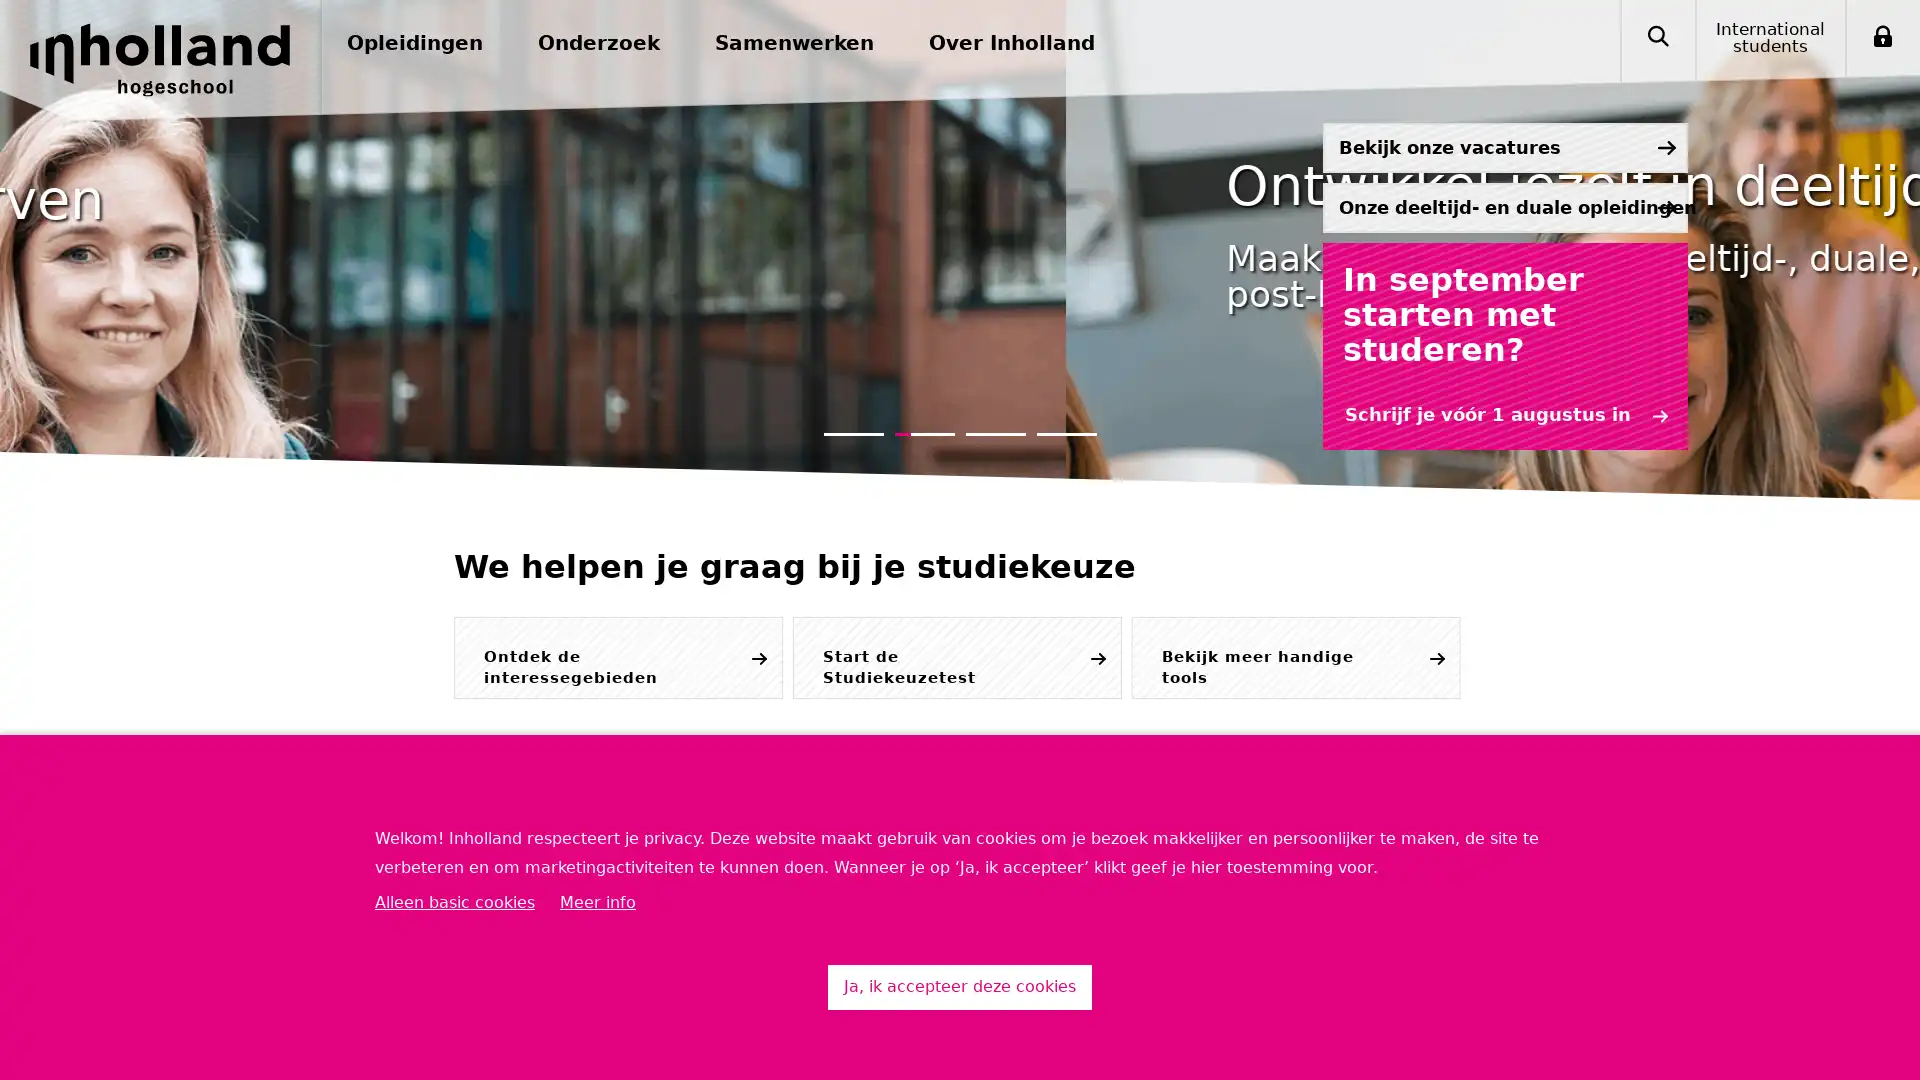  I want to click on Ja, ik accepteer deze cookies, so click(960, 986).